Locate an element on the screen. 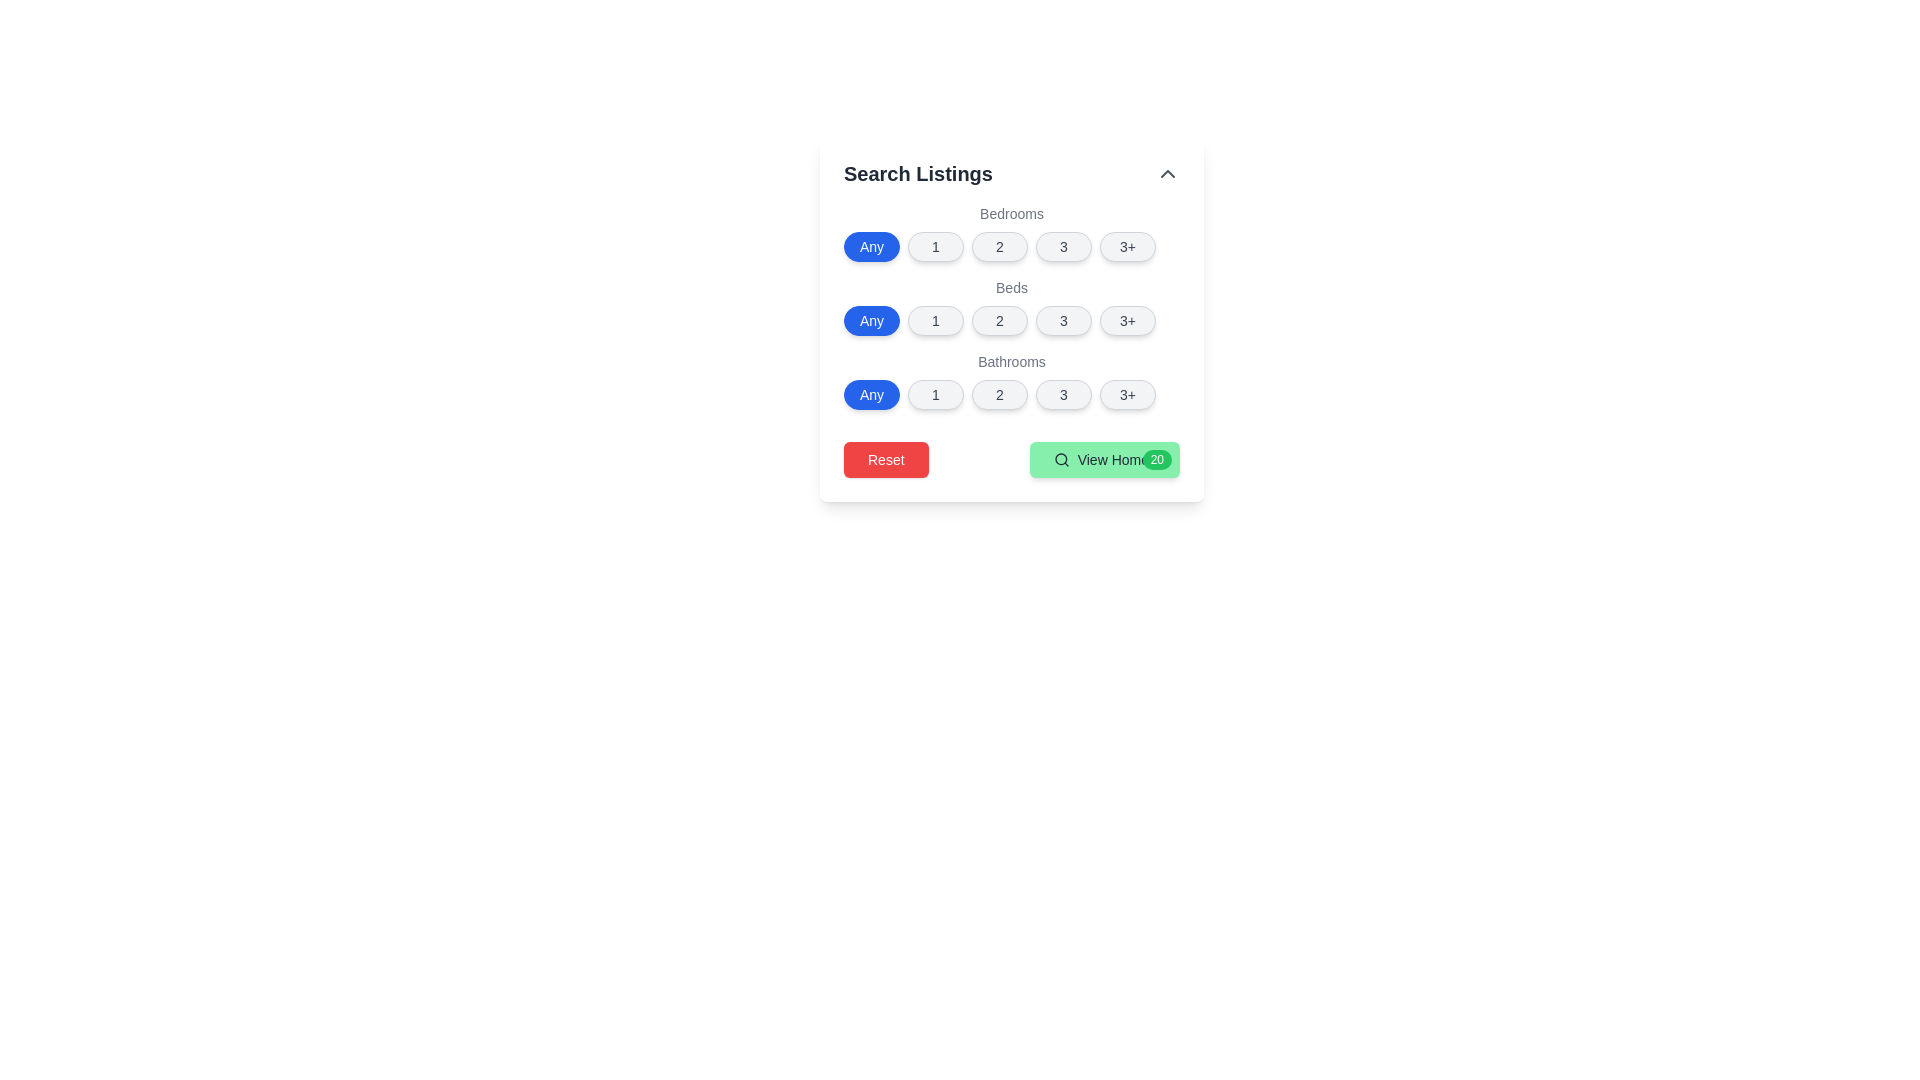 The image size is (1920, 1080). the fourth button labeled '3 bedrooms' in the property search form is located at coordinates (1063, 245).